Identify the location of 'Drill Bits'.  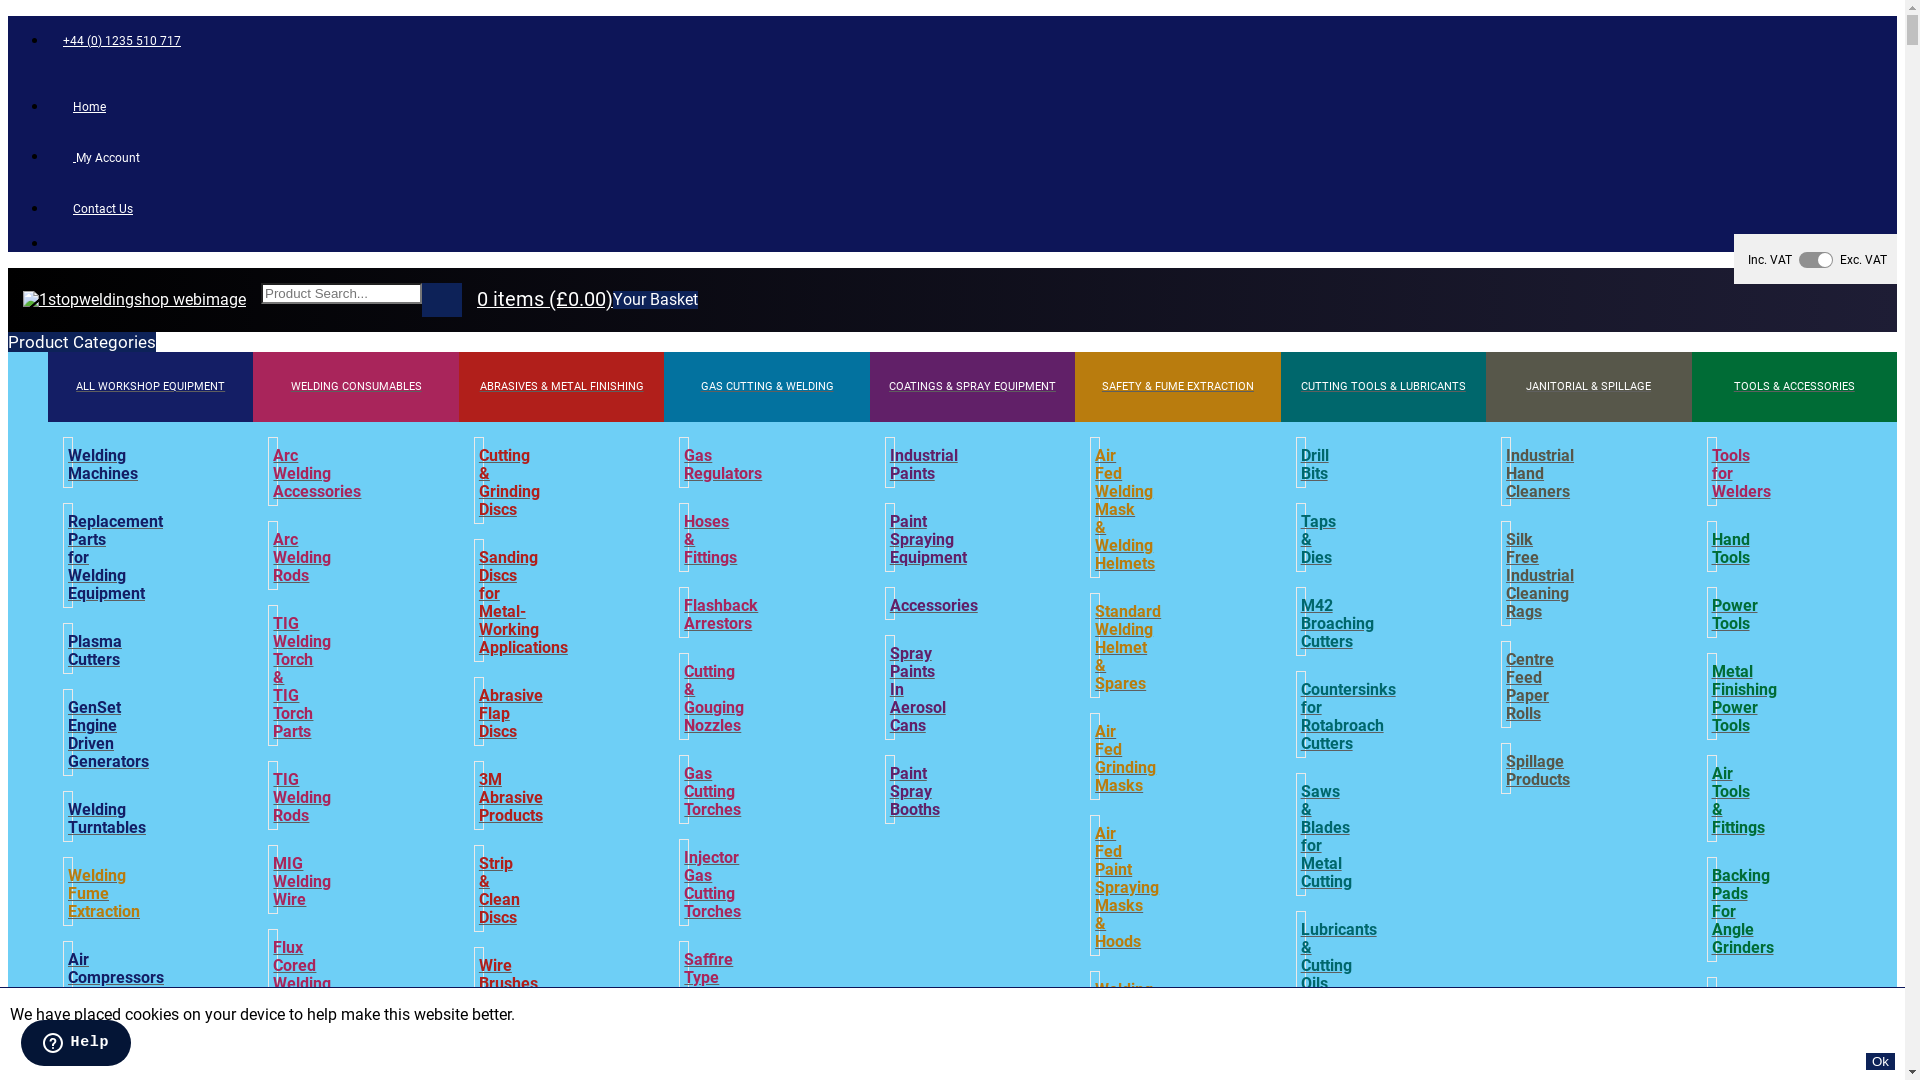
(1315, 465).